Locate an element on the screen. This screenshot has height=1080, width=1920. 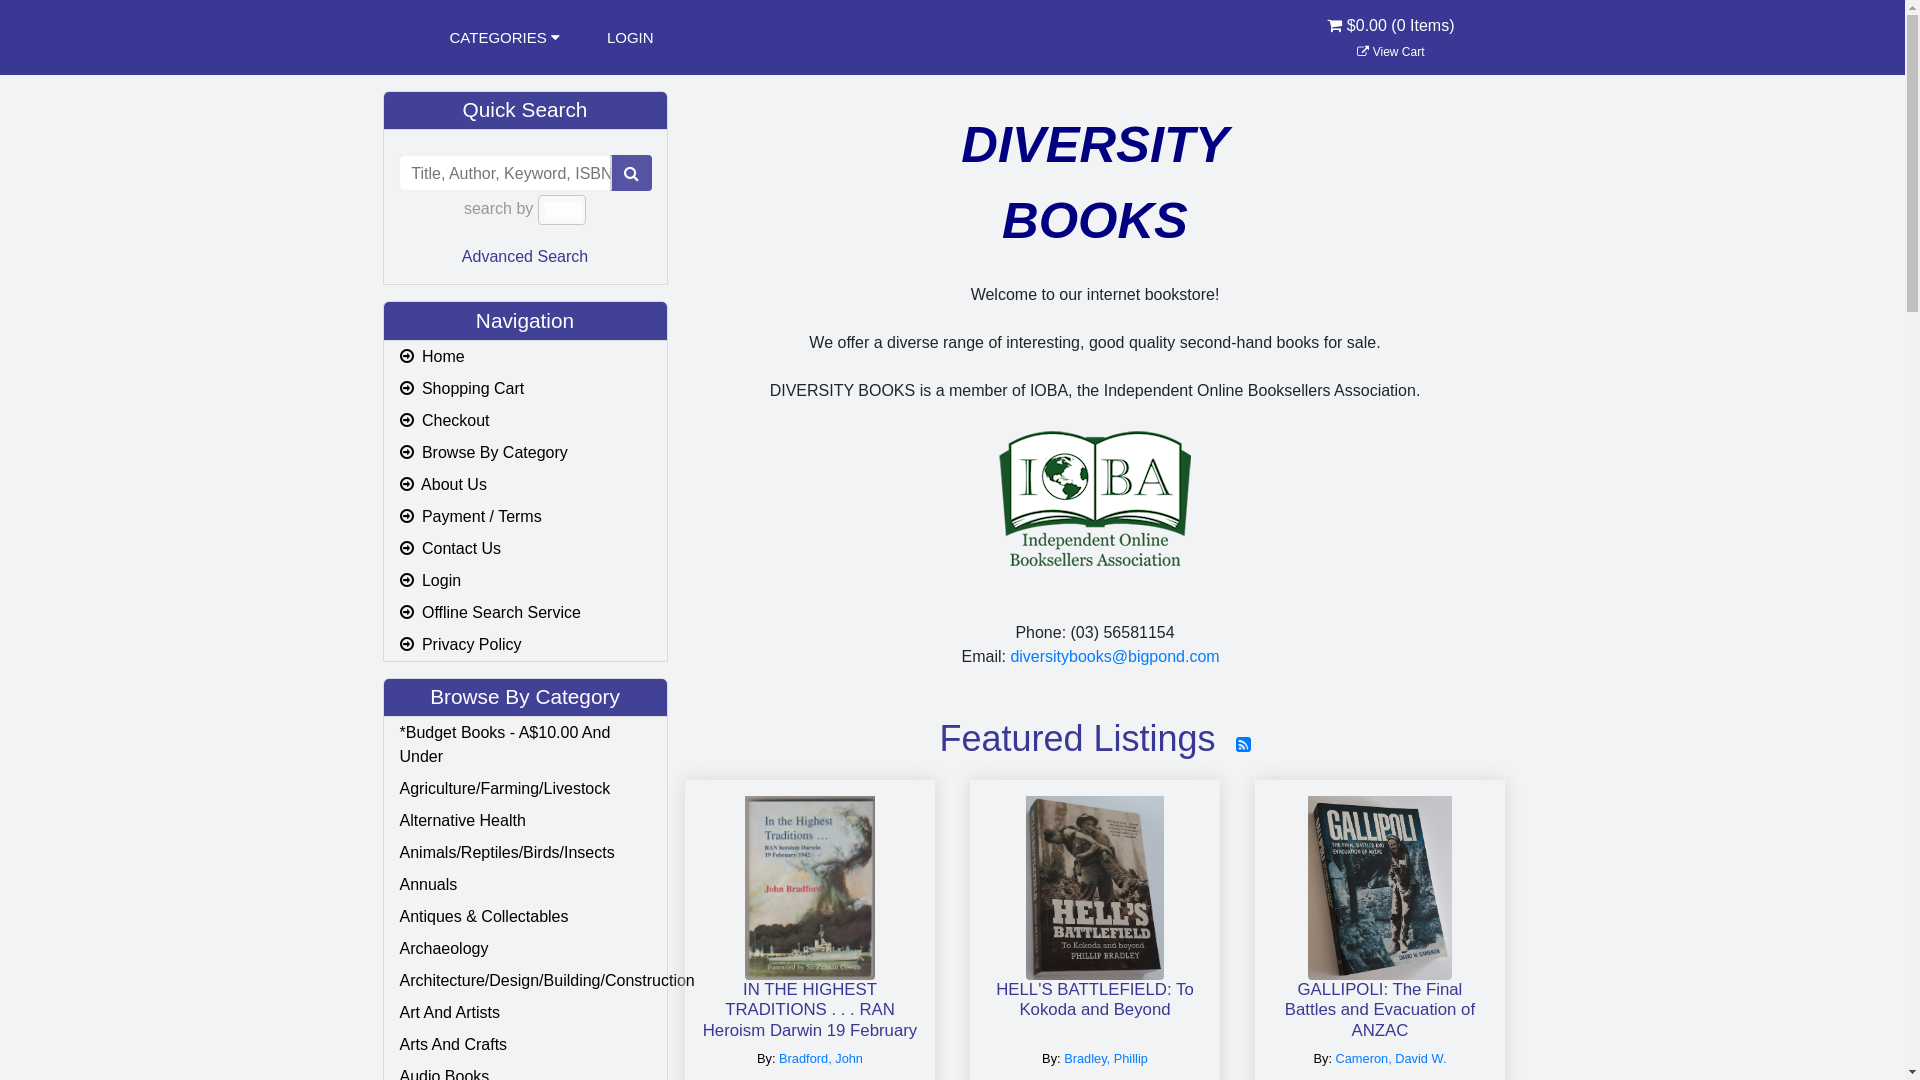
'Advanced Search' is located at coordinates (524, 255).